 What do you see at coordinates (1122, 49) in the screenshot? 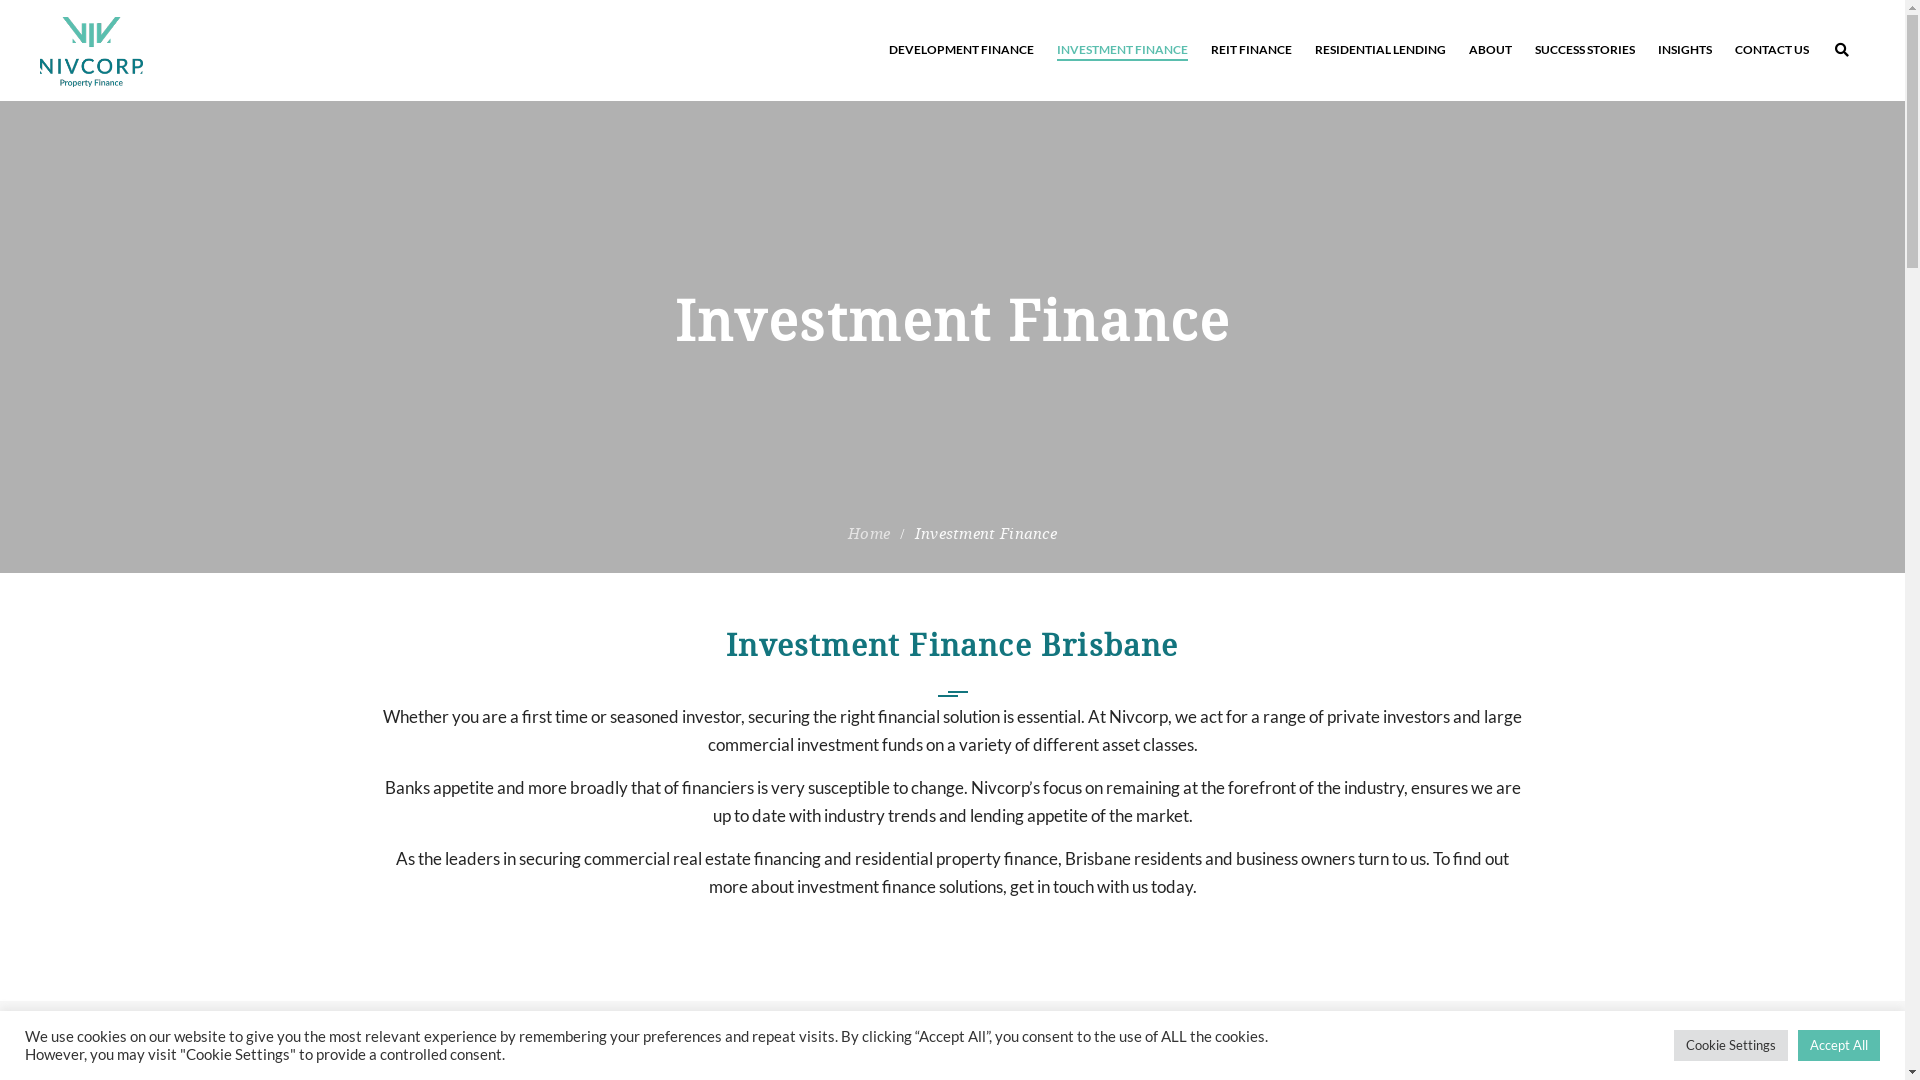
I see `'INVESTMENT FINANCE'` at bounding box center [1122, 49].